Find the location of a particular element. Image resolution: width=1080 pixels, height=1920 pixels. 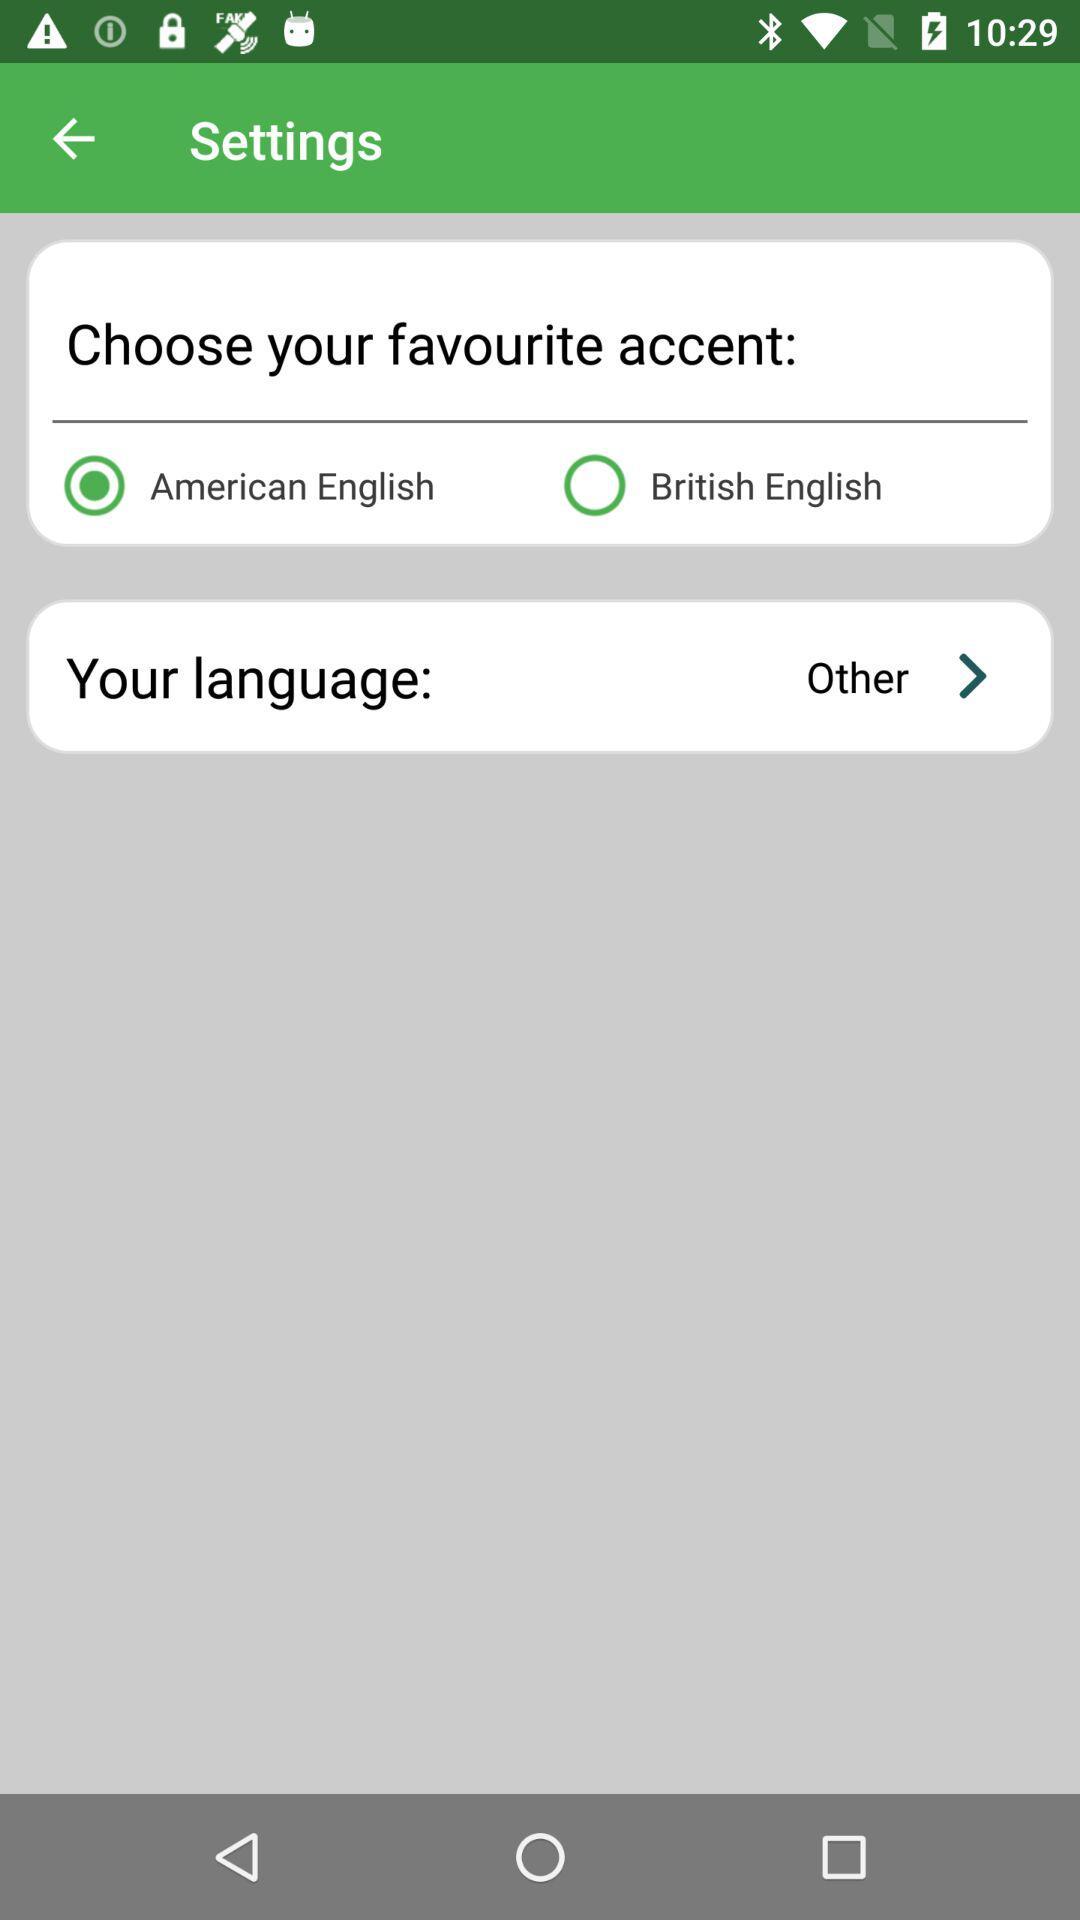

british english icon is located at coordinates (789, 481).